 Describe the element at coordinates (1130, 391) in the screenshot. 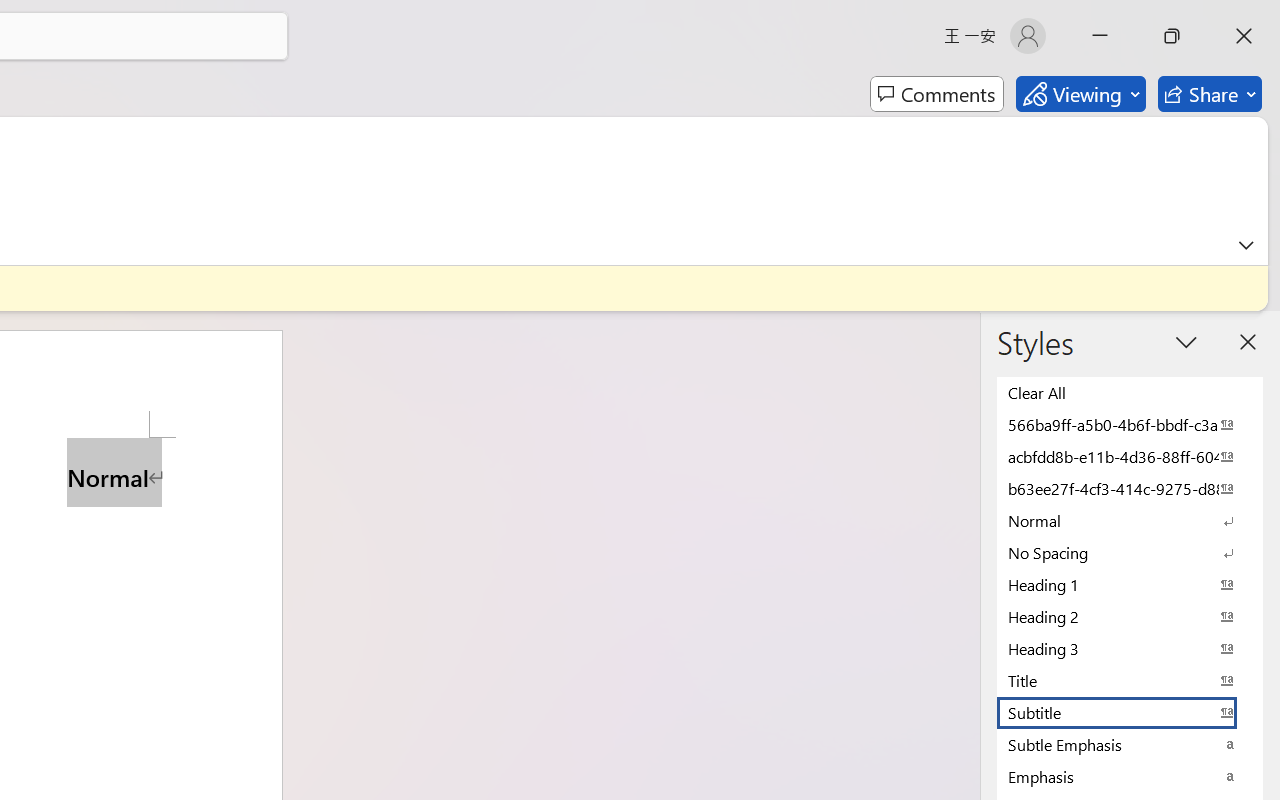

I see `'Clear All'` at that location.